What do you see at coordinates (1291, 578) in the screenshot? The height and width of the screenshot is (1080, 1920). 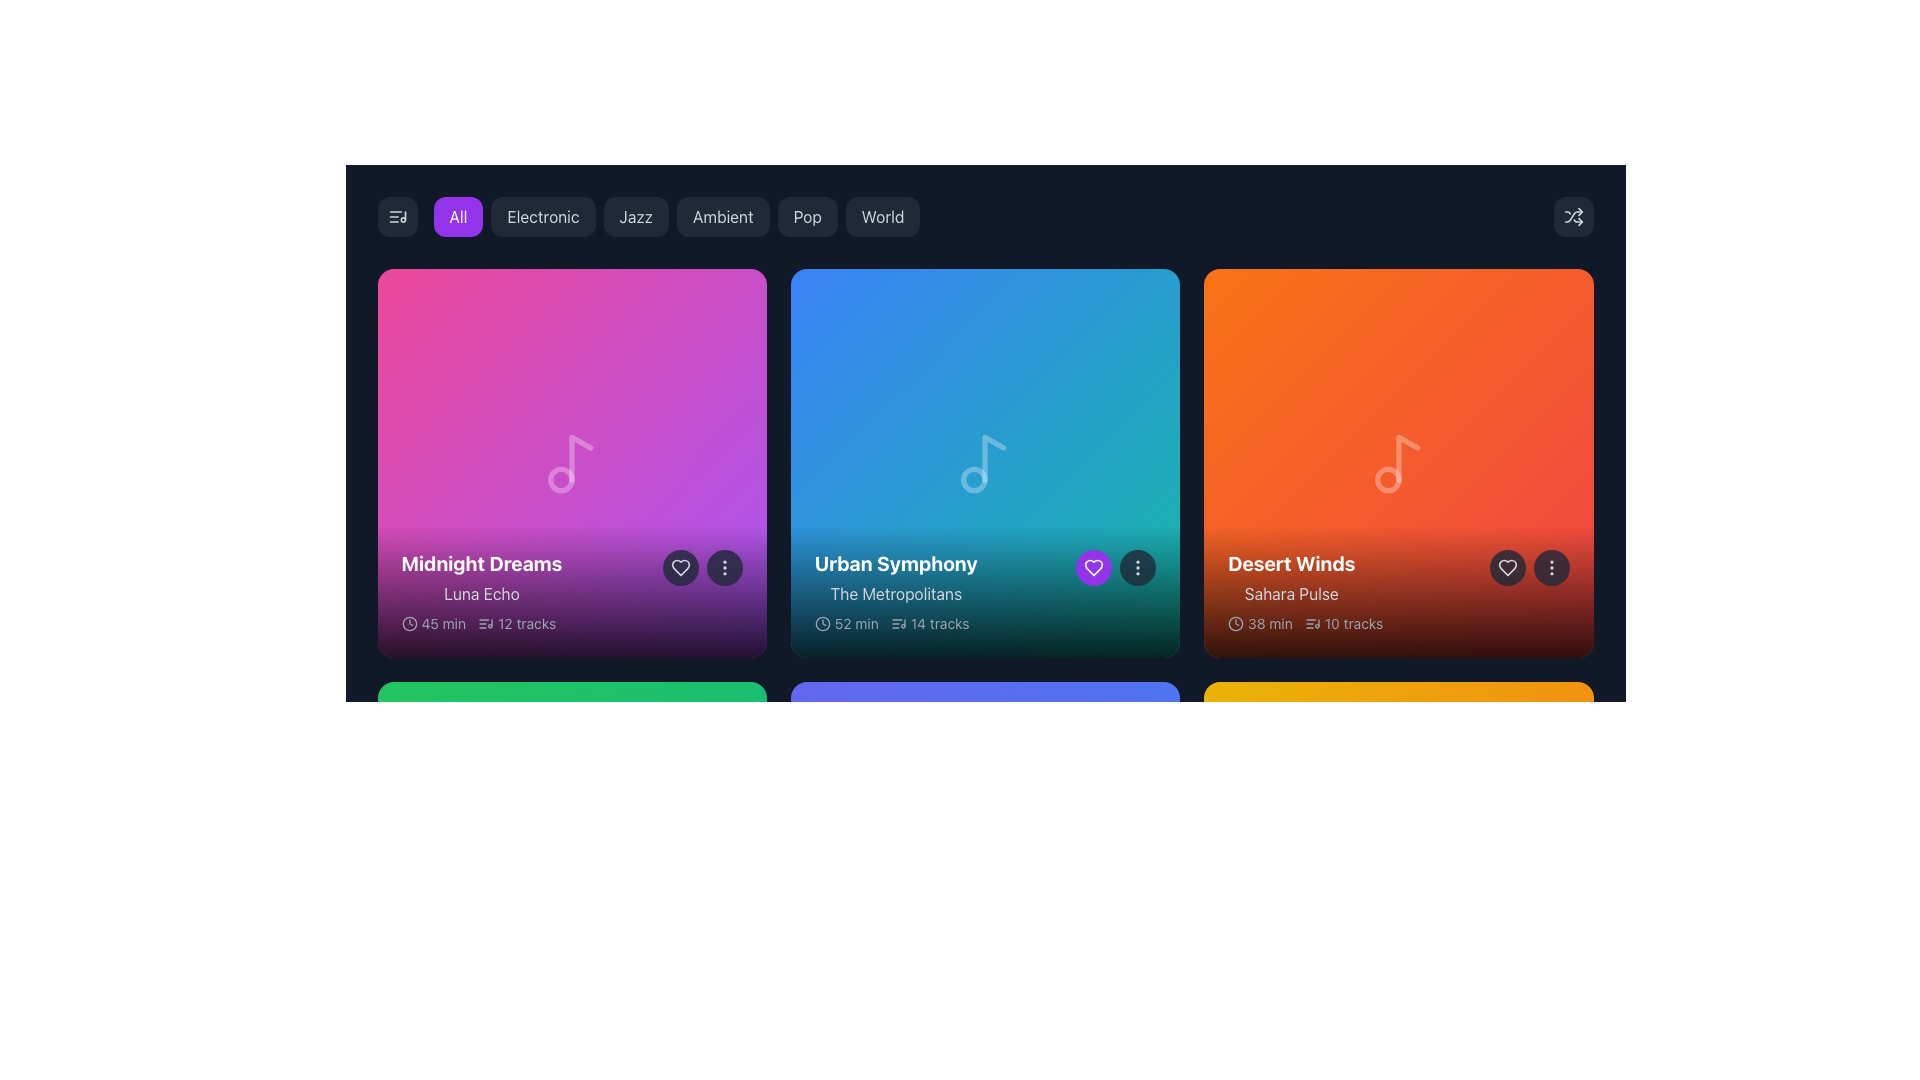 I see `the title and subtitle display for the playlist 'Desert Winds' by artist 'Sahara Pulse', located in the third card of the first row of the grid` at bounding box center [1291, 578].